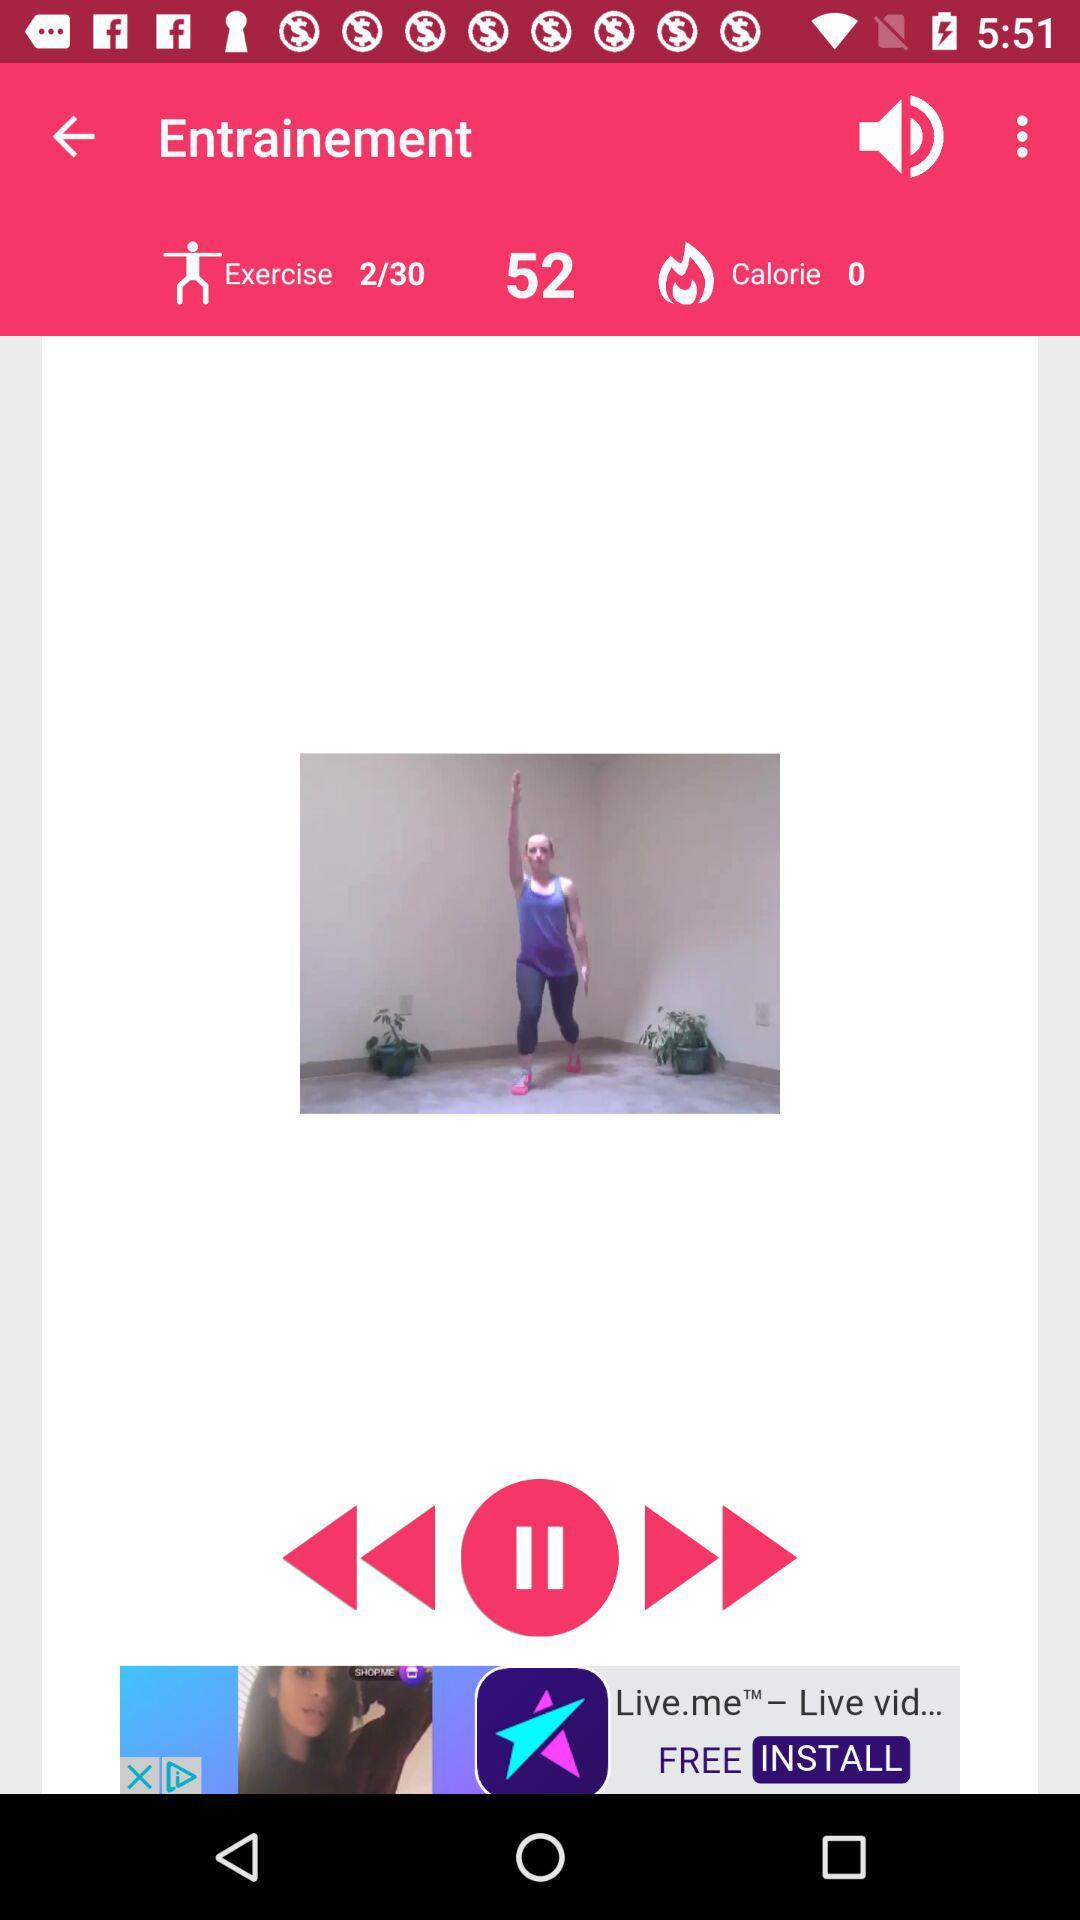  Describe the element at coordinates (192, 272) in the screenshot. I see `exercise list` at that location.